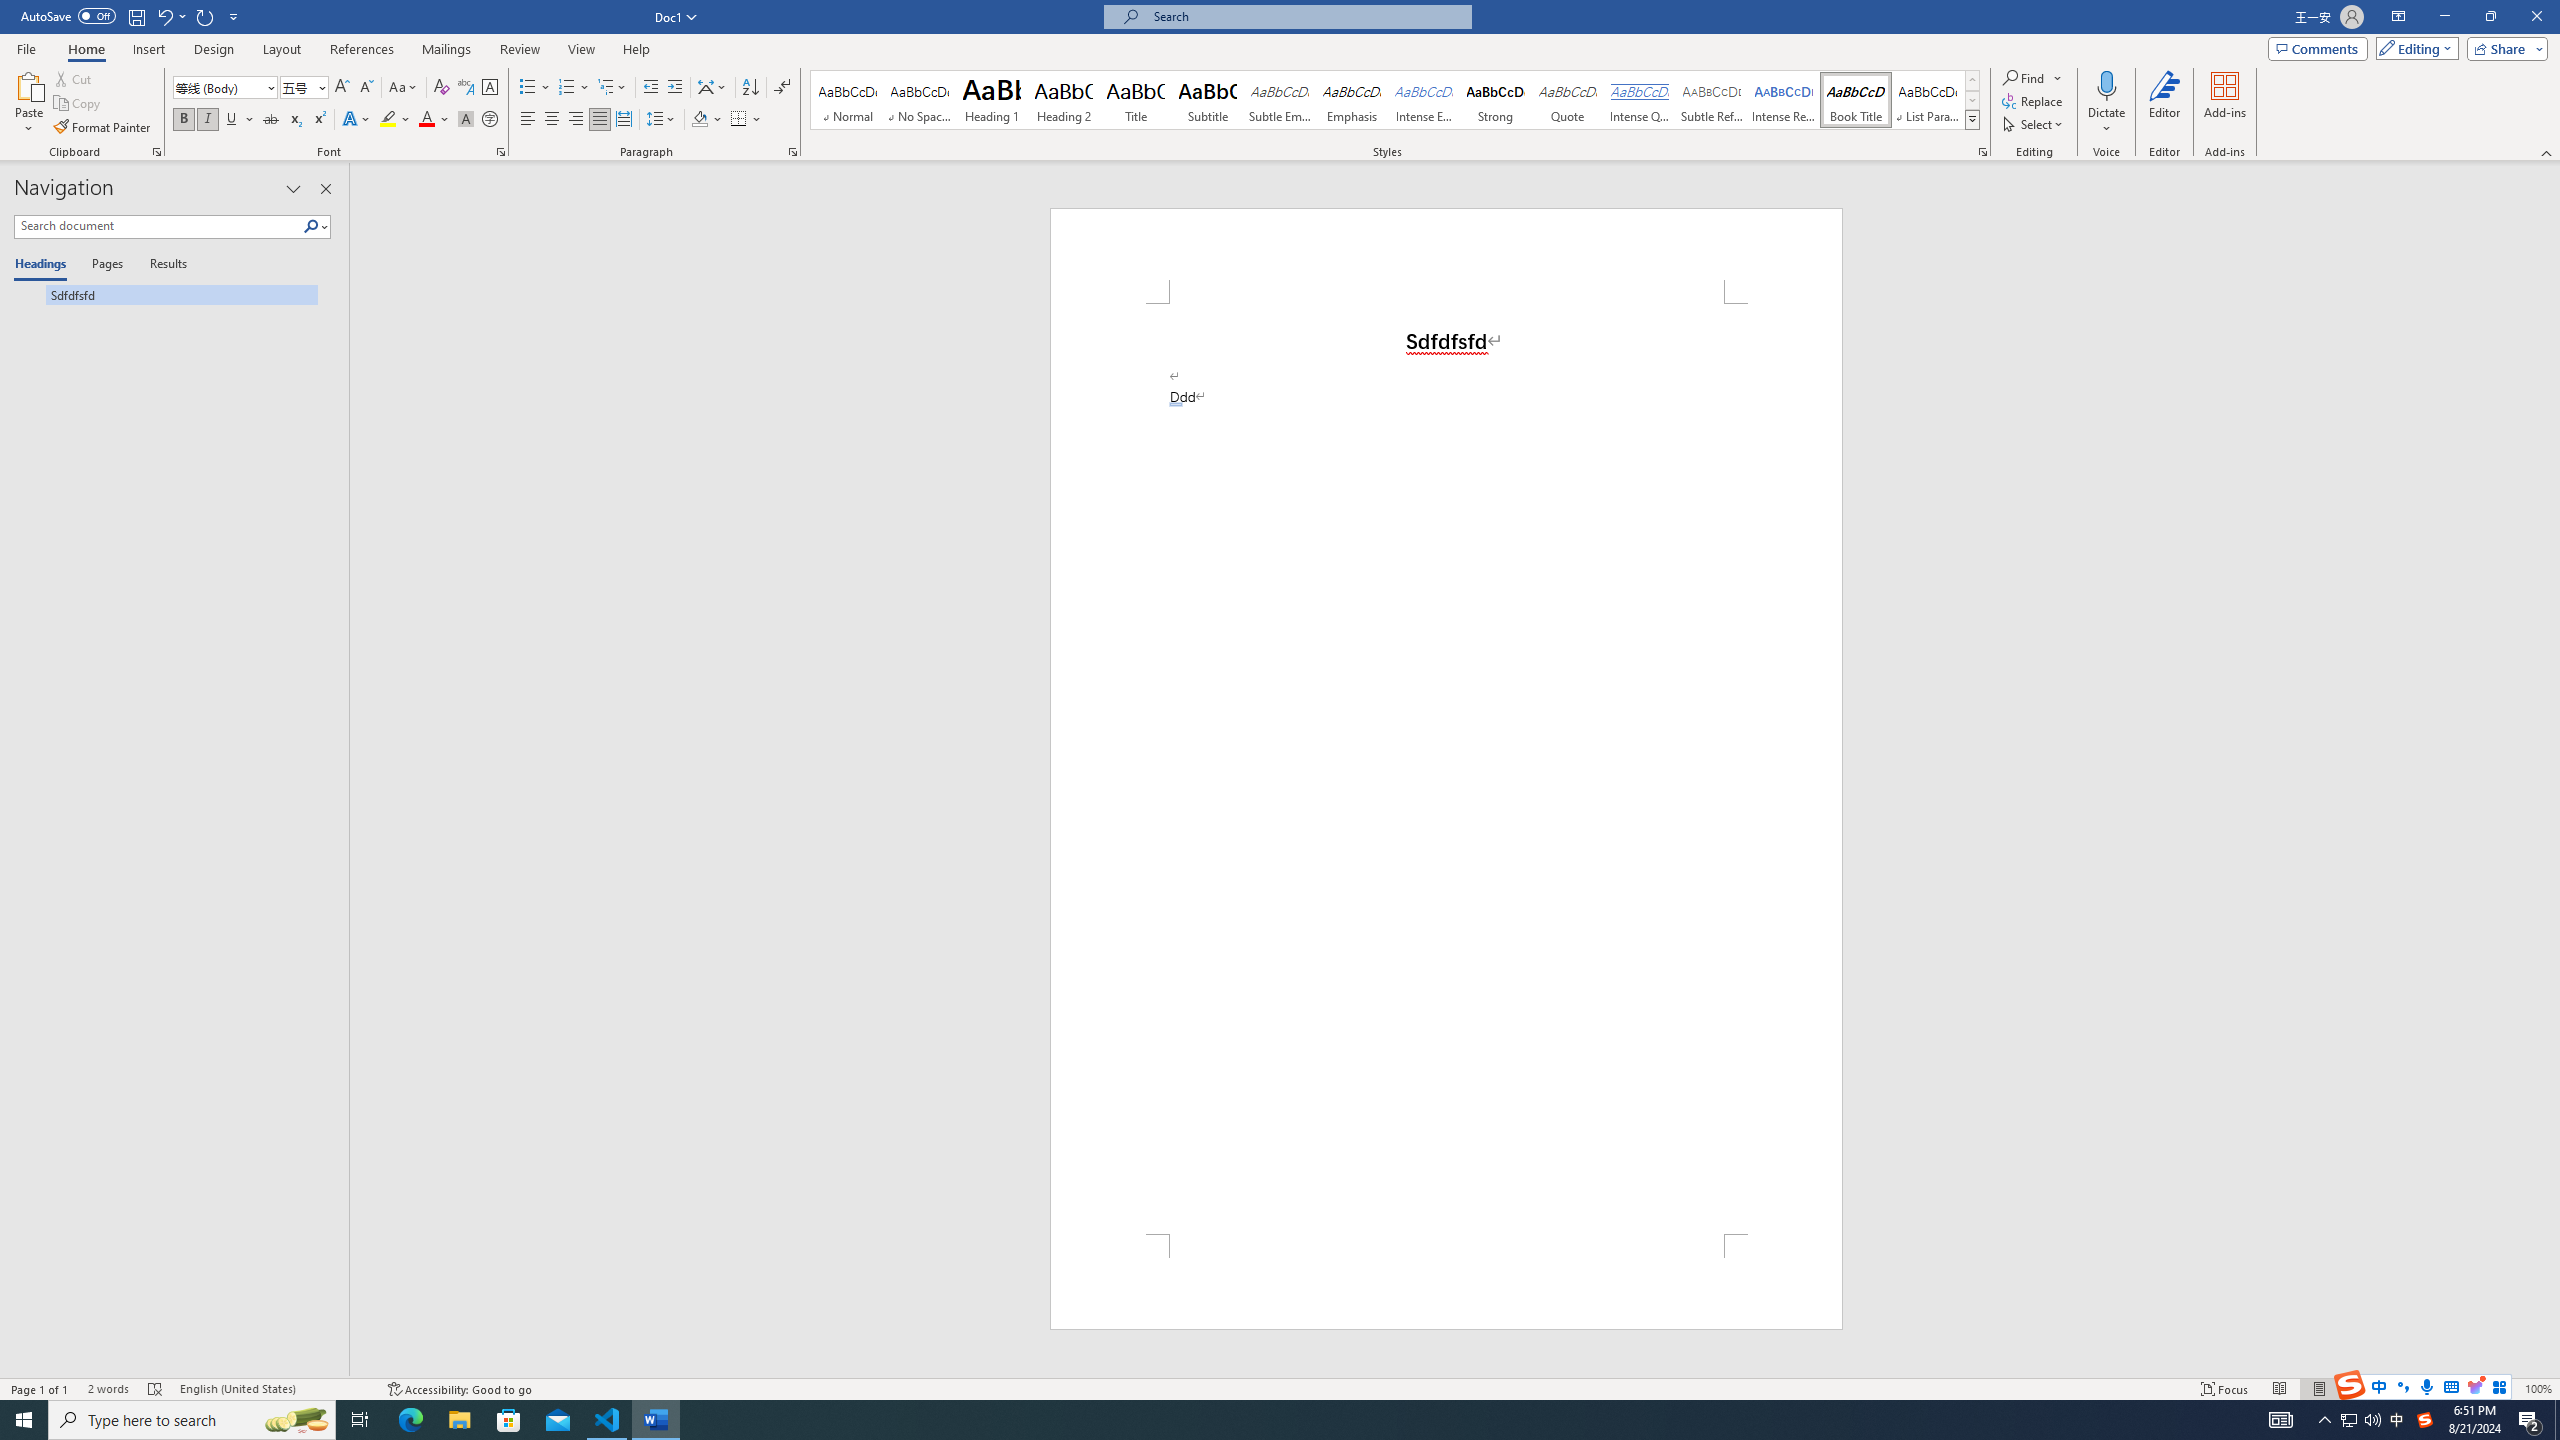 The image size is (2560, 1440). What do you see at coordinates (2447, 1389) in the screenshot?
I see `'Zoom'` at bounding box center [2447, 1389].